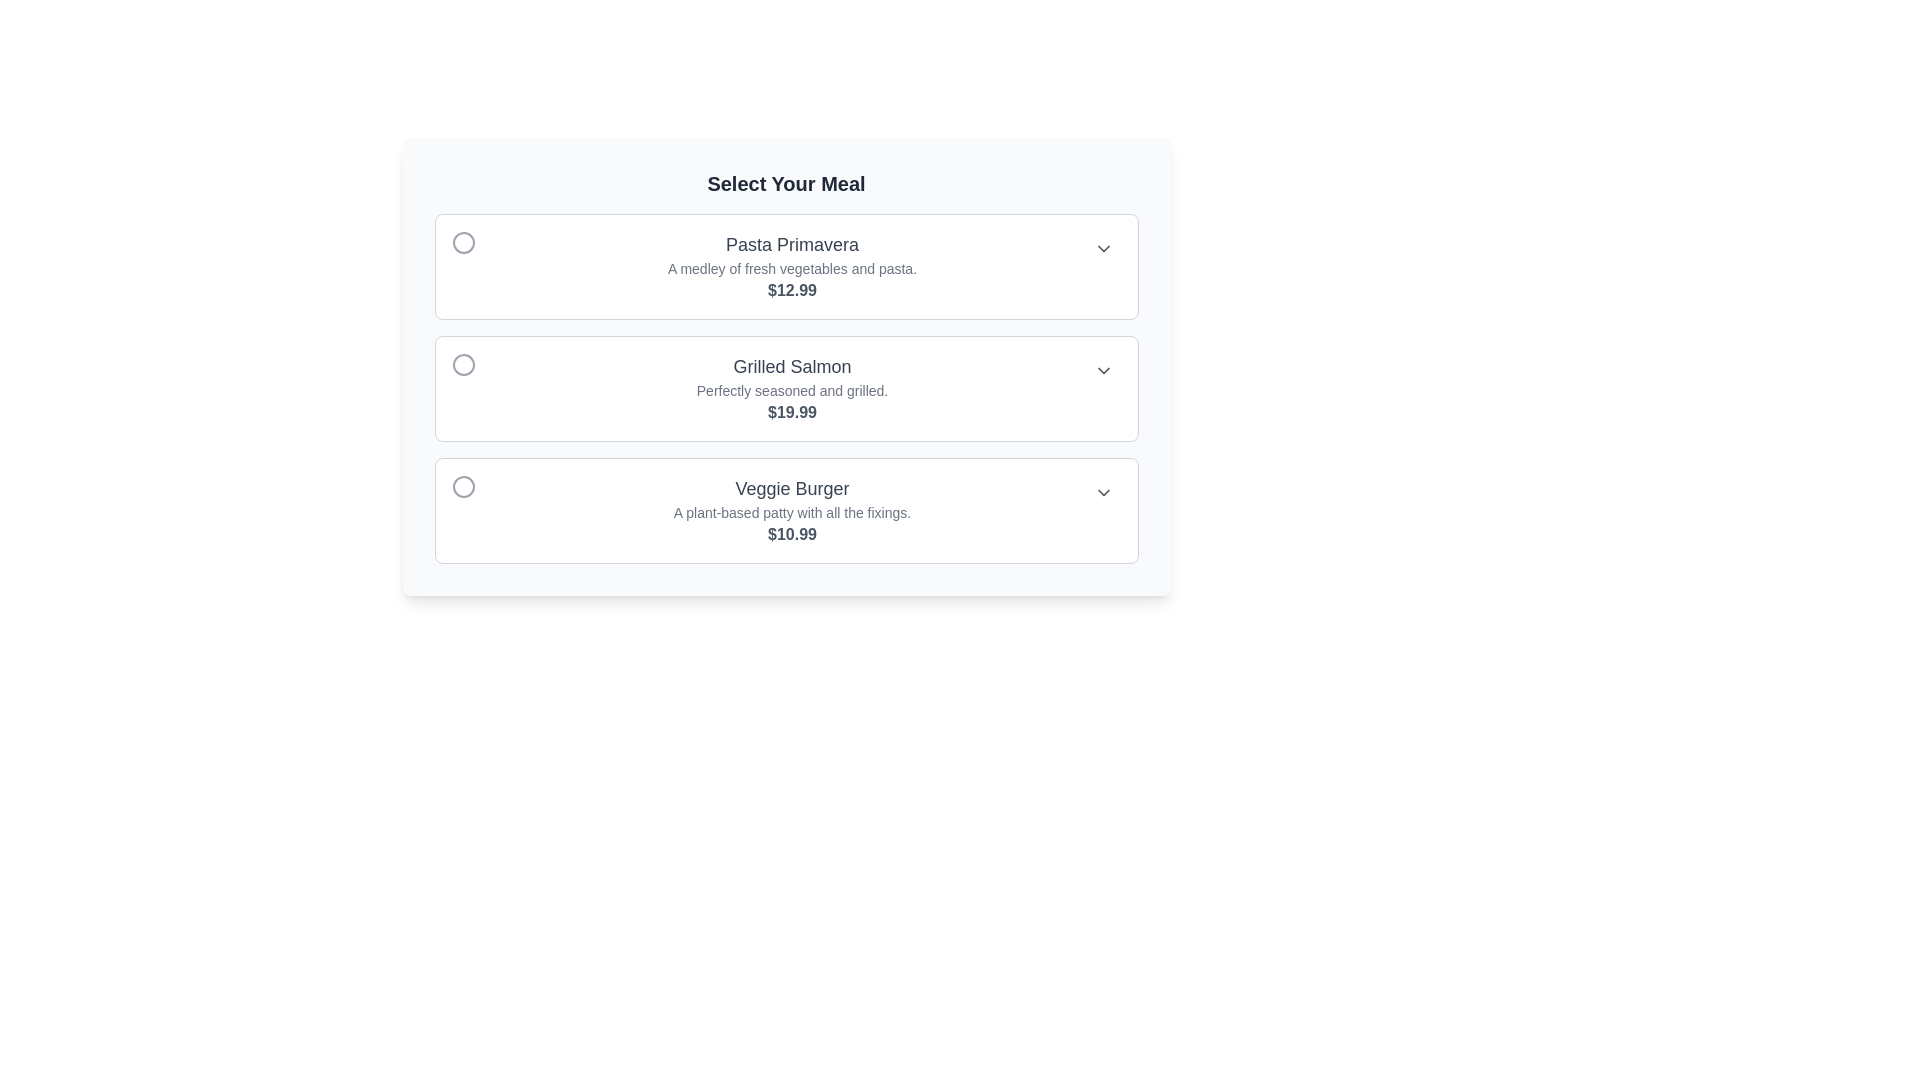 The width and height of the screenshot is (1920, 1080). Describe the element at coordinates (1102, 370) in the screenshot. I see `the chevron icon pointing downward located next to the 'Grilled Salmon' section` at that location.